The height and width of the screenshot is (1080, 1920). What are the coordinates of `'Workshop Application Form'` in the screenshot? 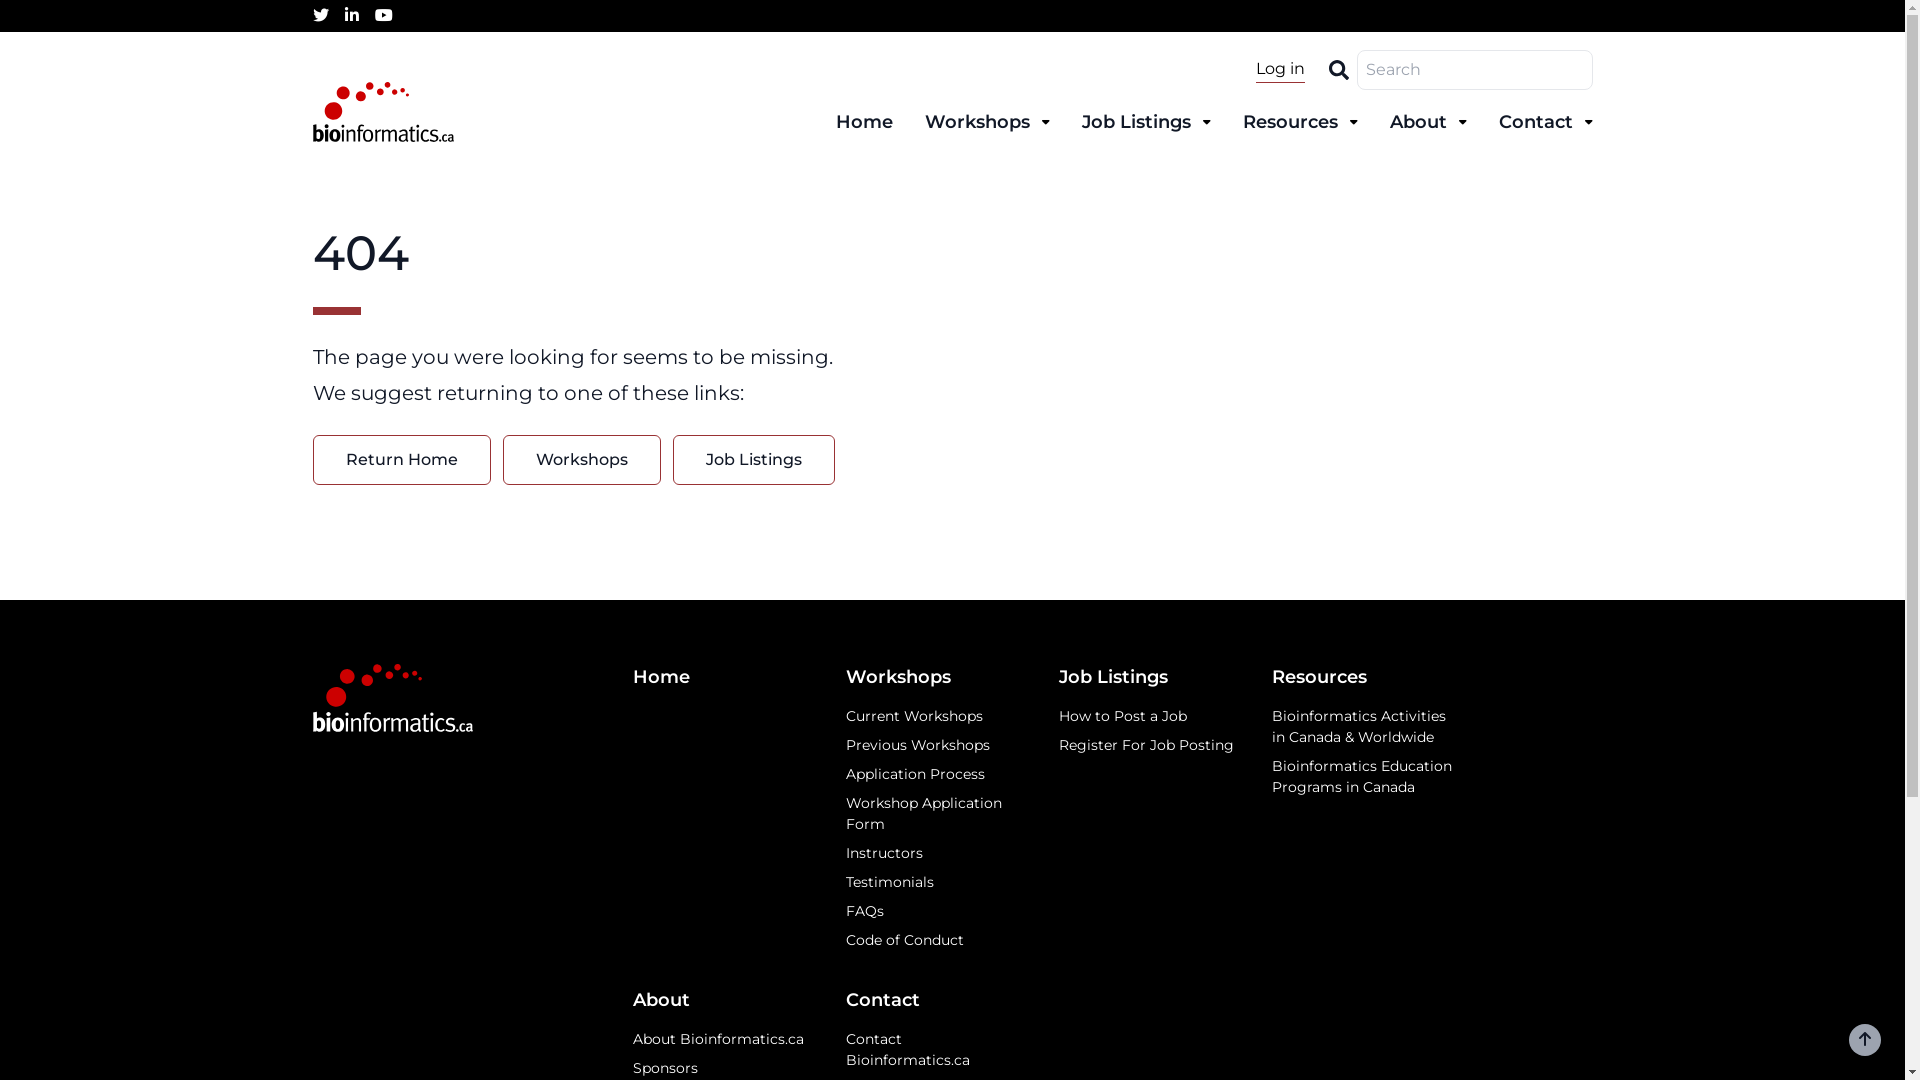 It's located at (845, 813).